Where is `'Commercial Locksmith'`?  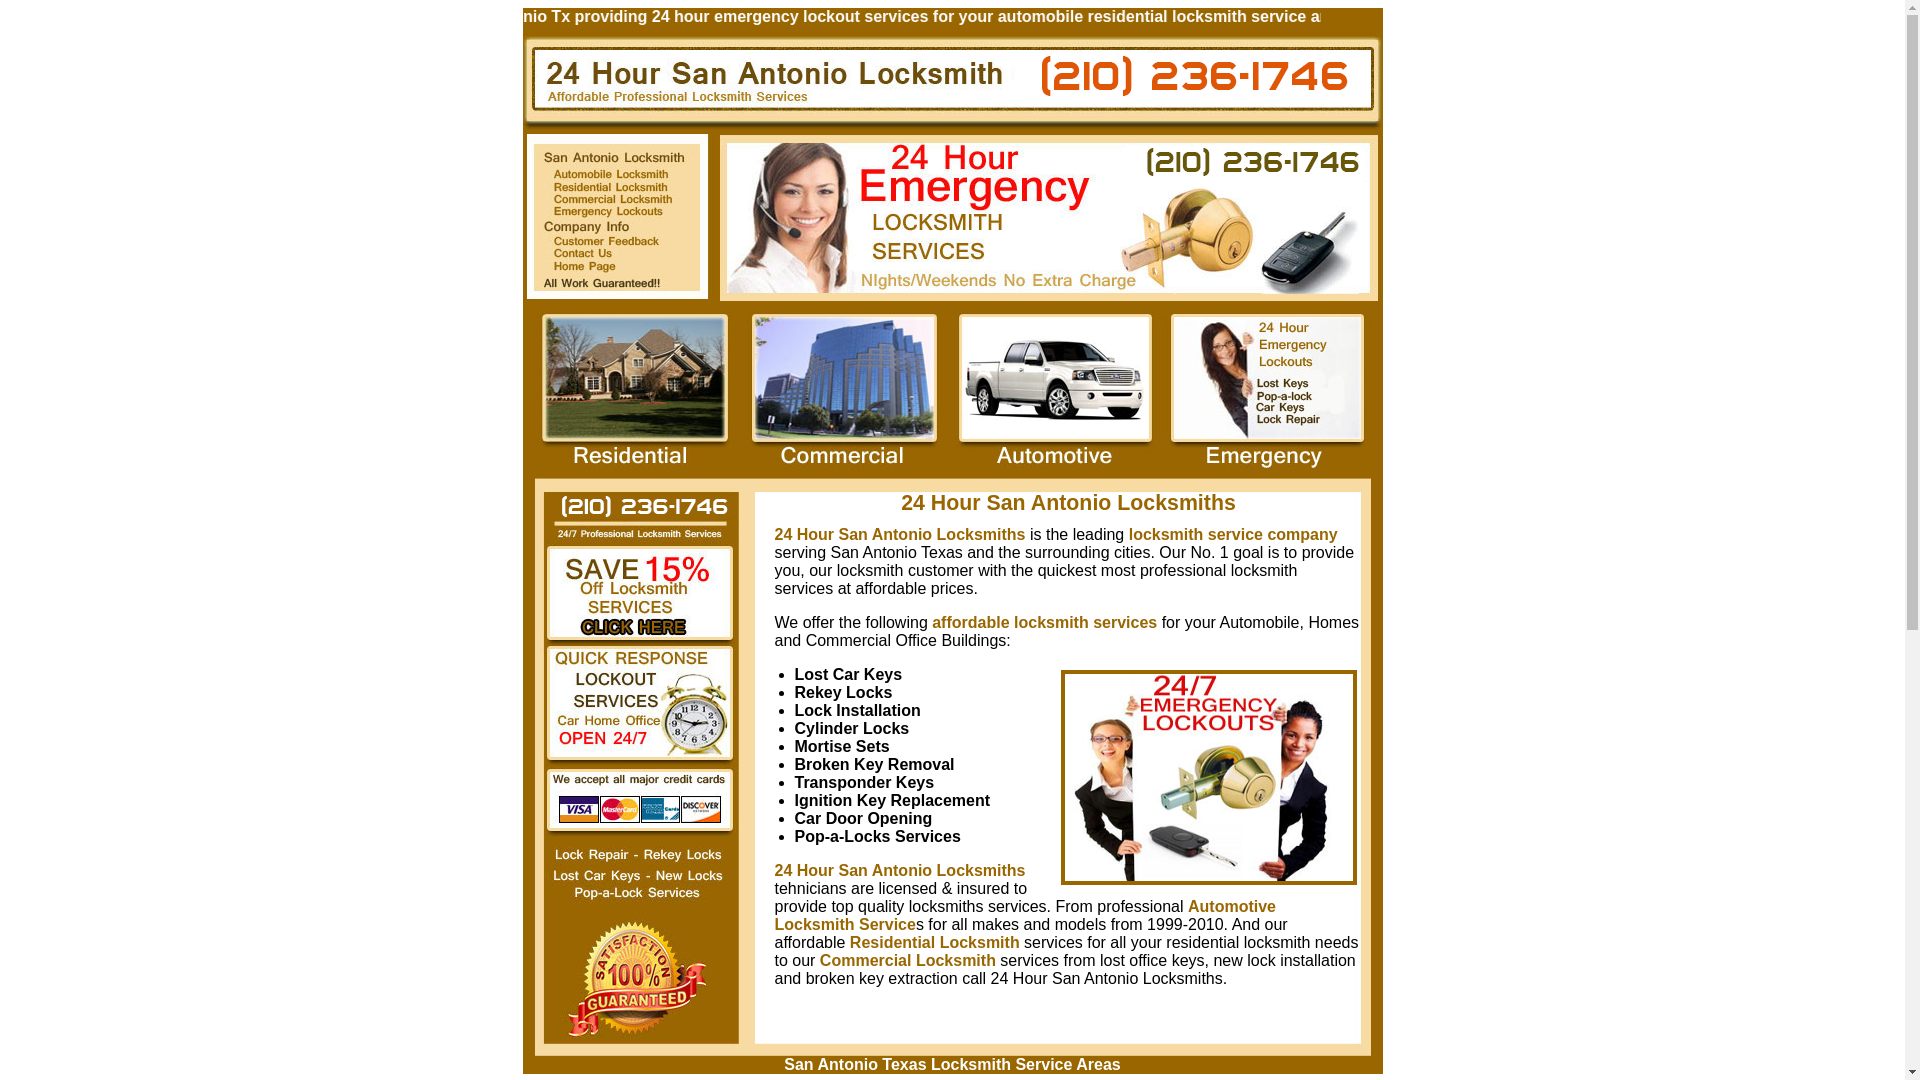 'Commercial Locksmith' is located at coordinates (820, 959).